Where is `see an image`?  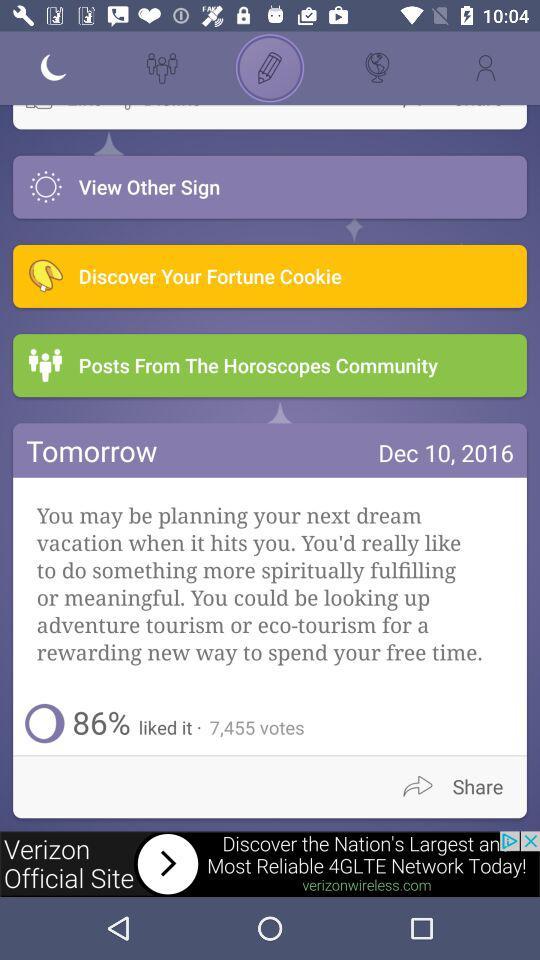
see an image is located at coordinates (270, 863).